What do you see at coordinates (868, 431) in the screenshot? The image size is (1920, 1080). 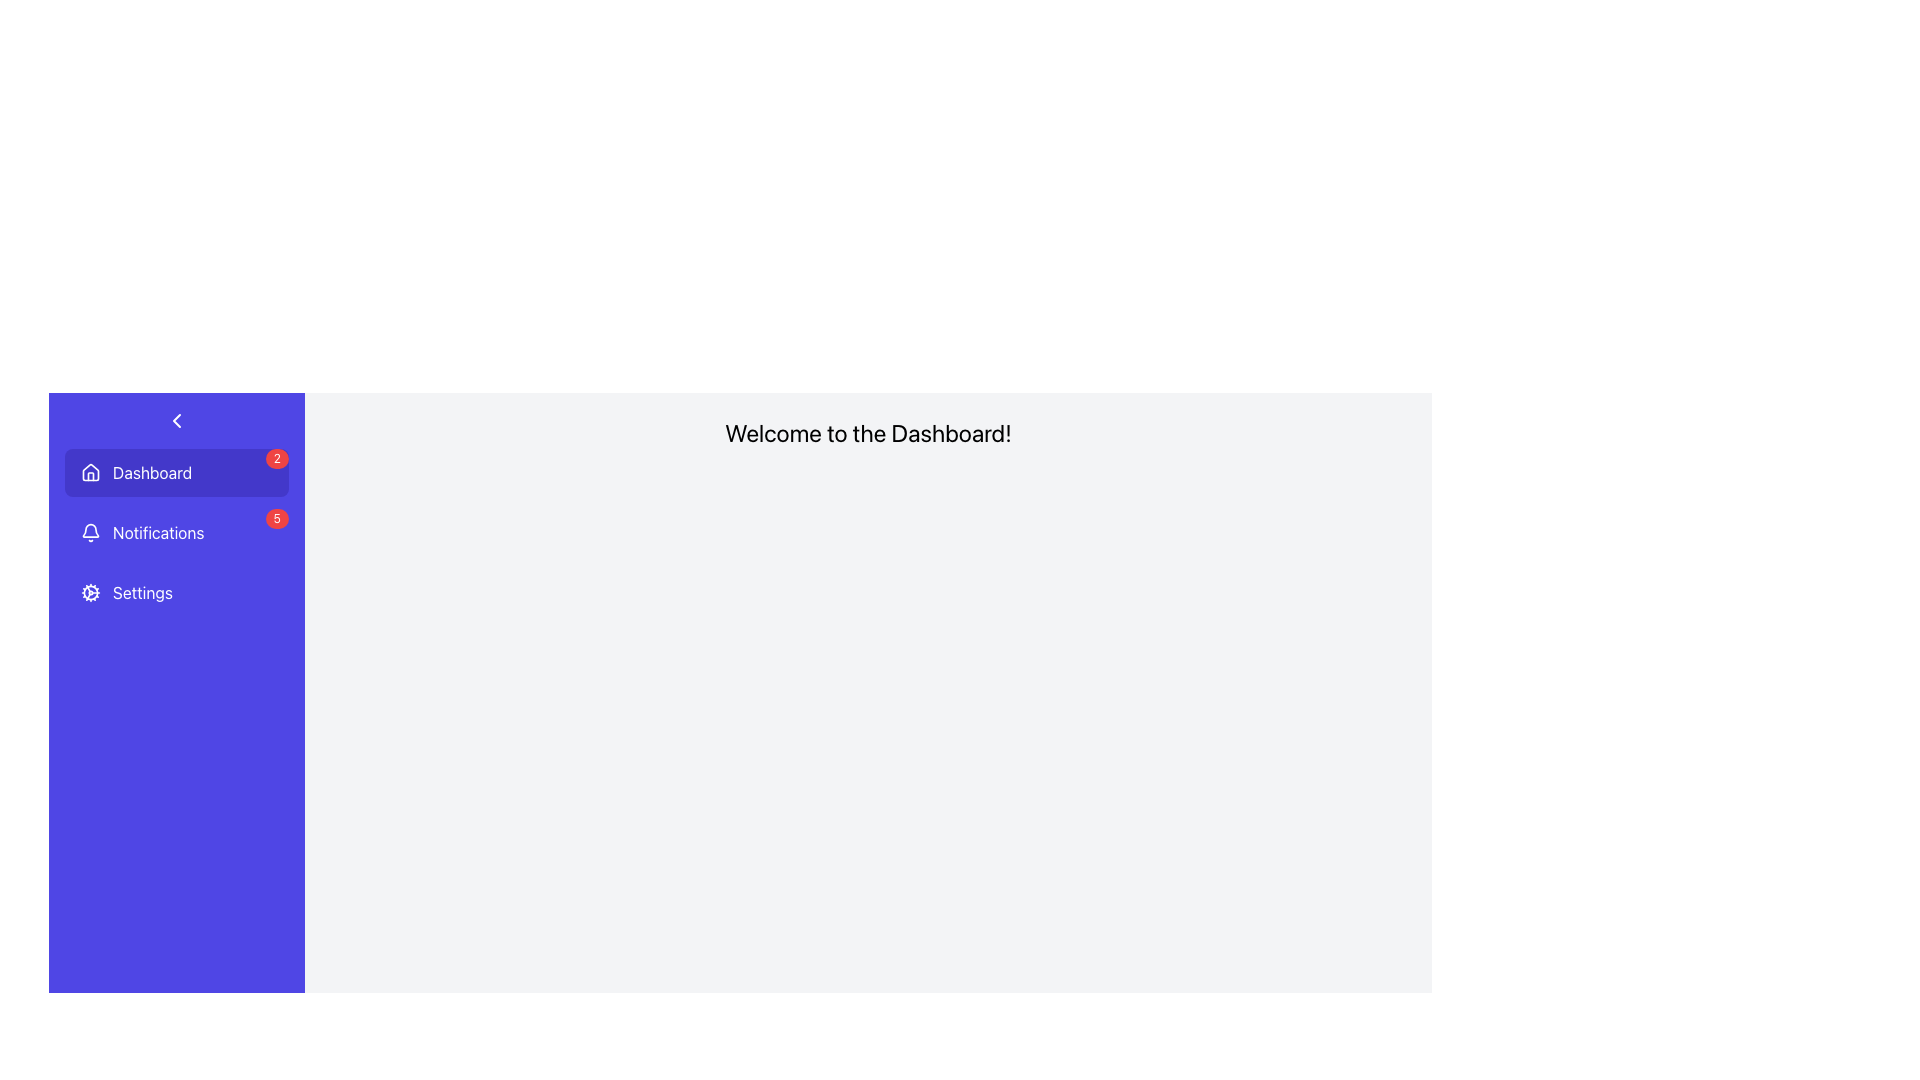 I see `text of the Text Header displaying 'Welcome to the Dashboard!' located at the top section of the main content area` at bounding box center [868, 431].